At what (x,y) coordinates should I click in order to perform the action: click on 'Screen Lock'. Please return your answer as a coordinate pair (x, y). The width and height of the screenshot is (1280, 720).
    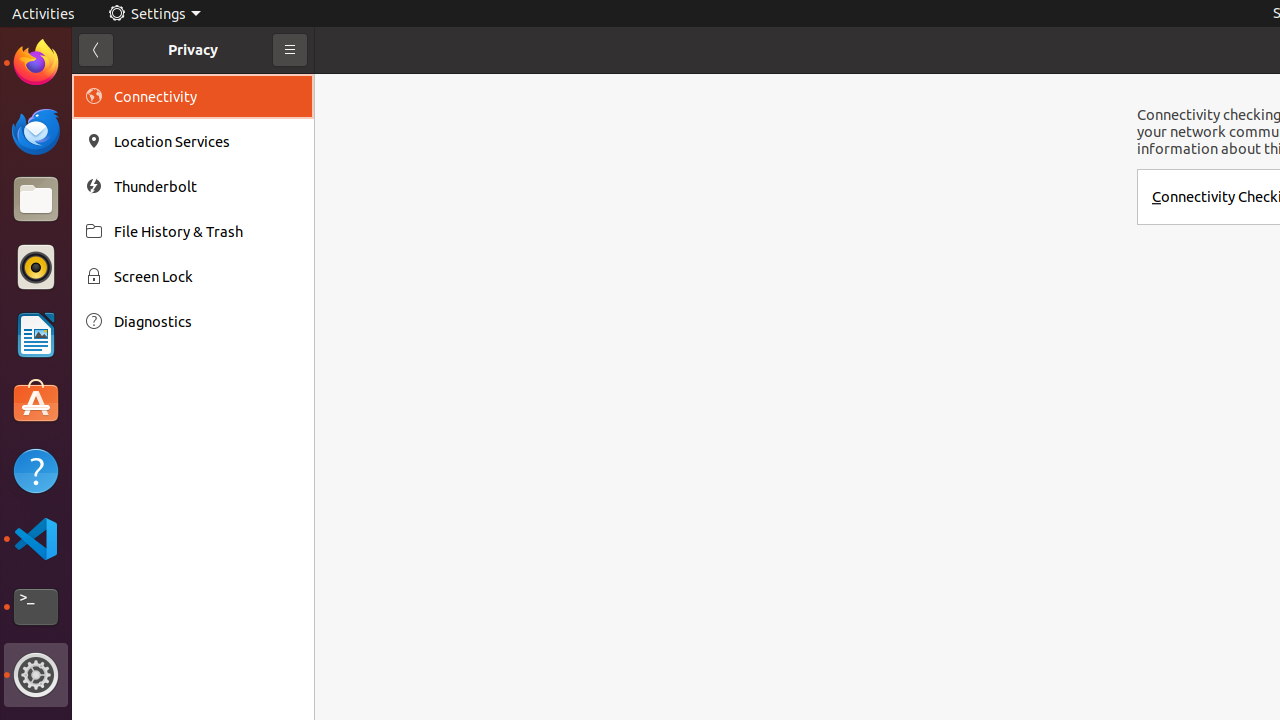
    Looking at the image, I should click on (206, 276).